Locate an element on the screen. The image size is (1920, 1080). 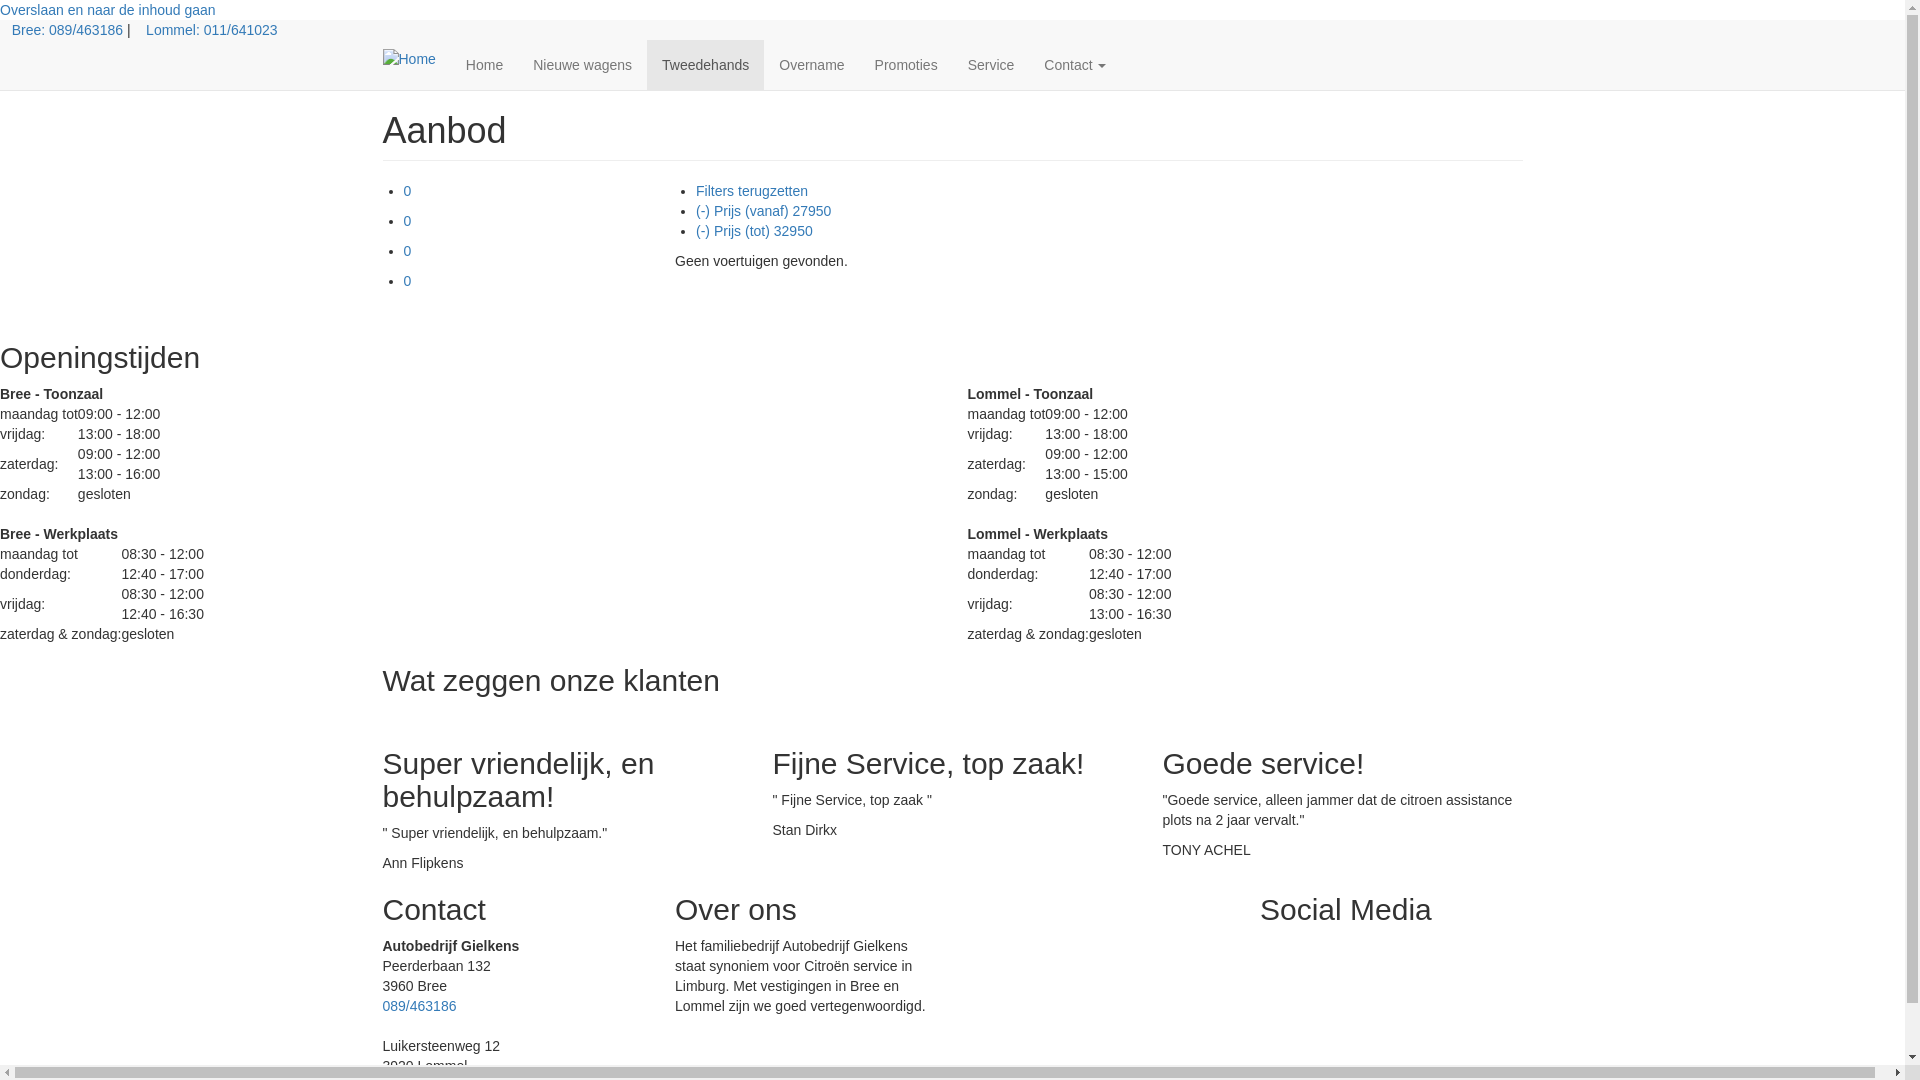
'Nieuwe wagens' is located at coordinates (581, 64).